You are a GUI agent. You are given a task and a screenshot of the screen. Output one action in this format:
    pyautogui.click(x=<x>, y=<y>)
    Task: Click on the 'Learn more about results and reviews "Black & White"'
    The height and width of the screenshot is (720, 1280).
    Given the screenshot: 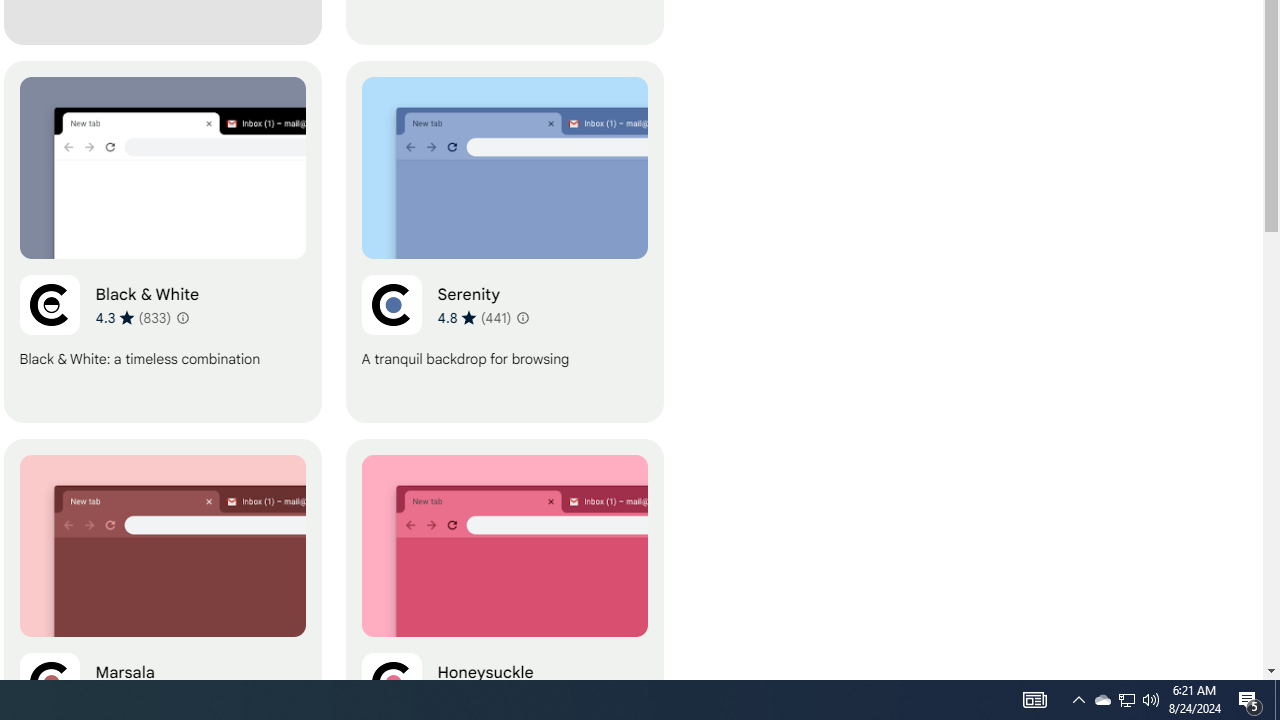 What is the action you would take?
    pyautogui.click(x=183, y=316)
    